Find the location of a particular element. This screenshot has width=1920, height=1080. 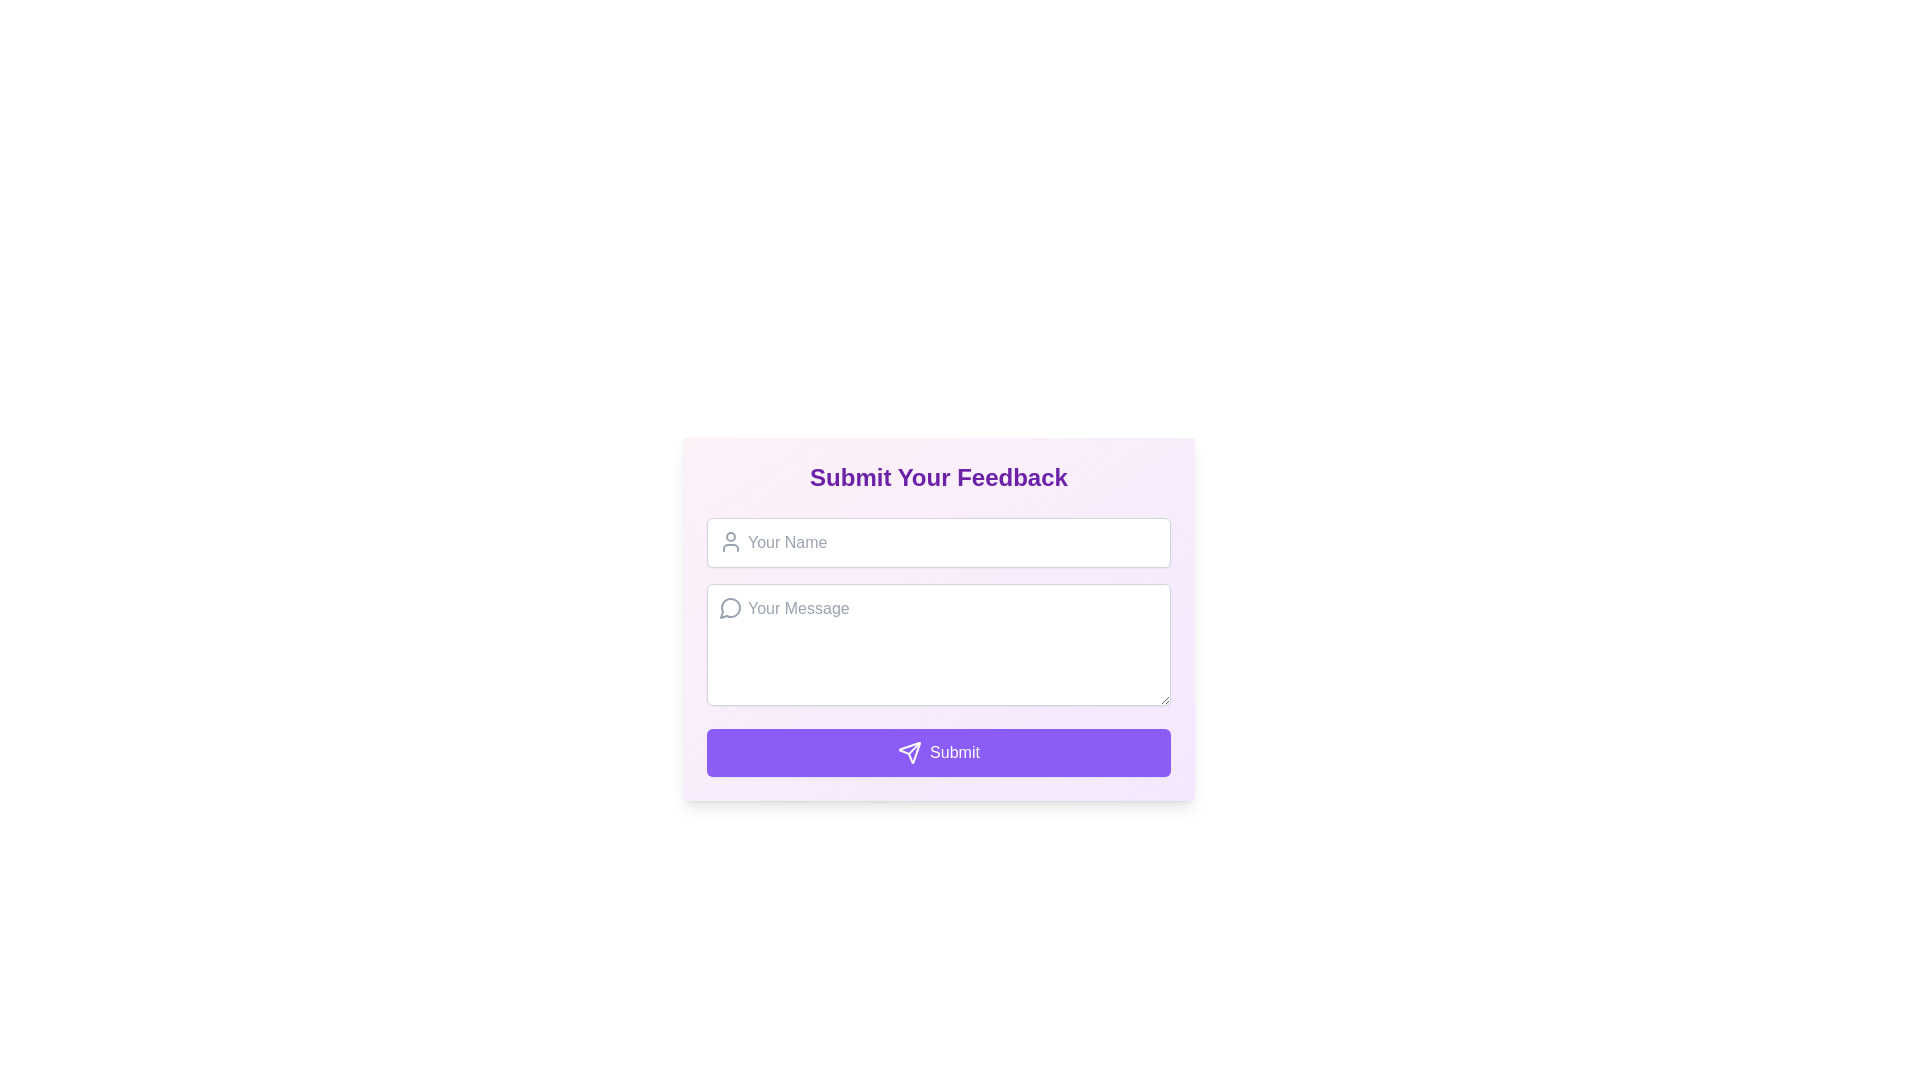

the 'Submit' button with a violet background and white text, located centrally at the bottom of the form is located at coordinates (938, 752).